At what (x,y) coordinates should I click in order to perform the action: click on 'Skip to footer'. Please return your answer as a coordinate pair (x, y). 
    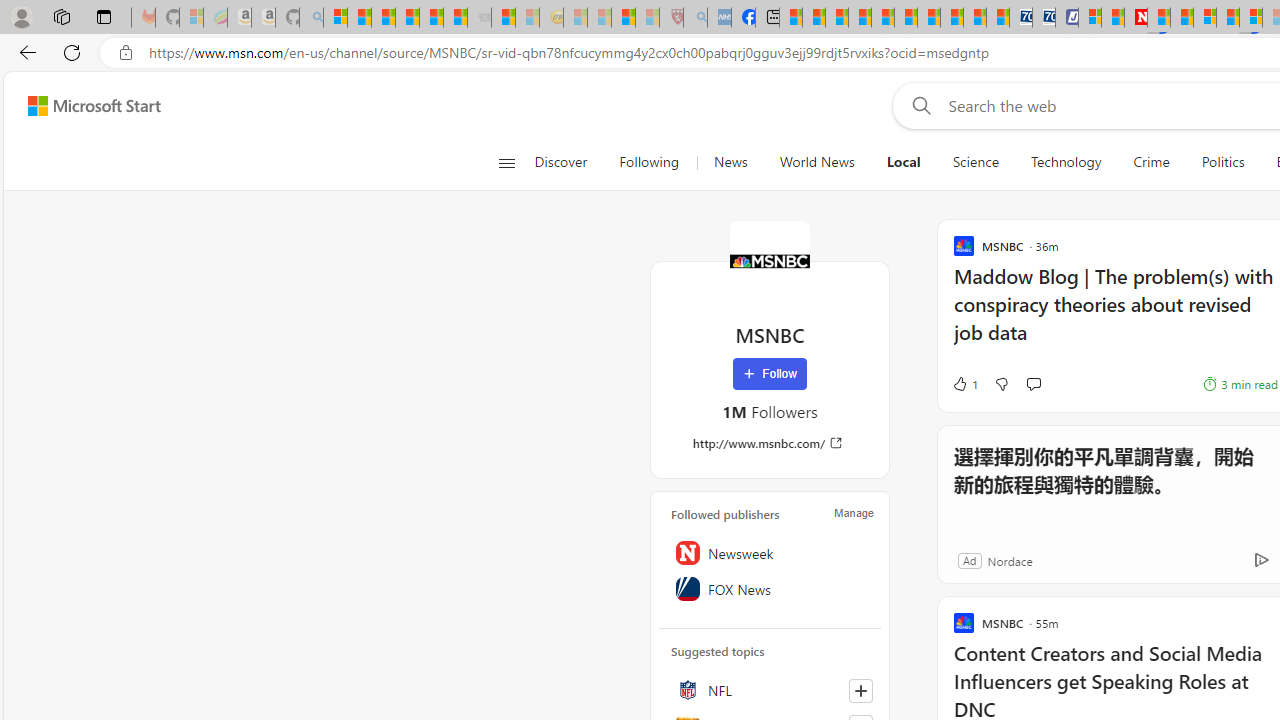
    Looking at the image, I should click on (81, 105).